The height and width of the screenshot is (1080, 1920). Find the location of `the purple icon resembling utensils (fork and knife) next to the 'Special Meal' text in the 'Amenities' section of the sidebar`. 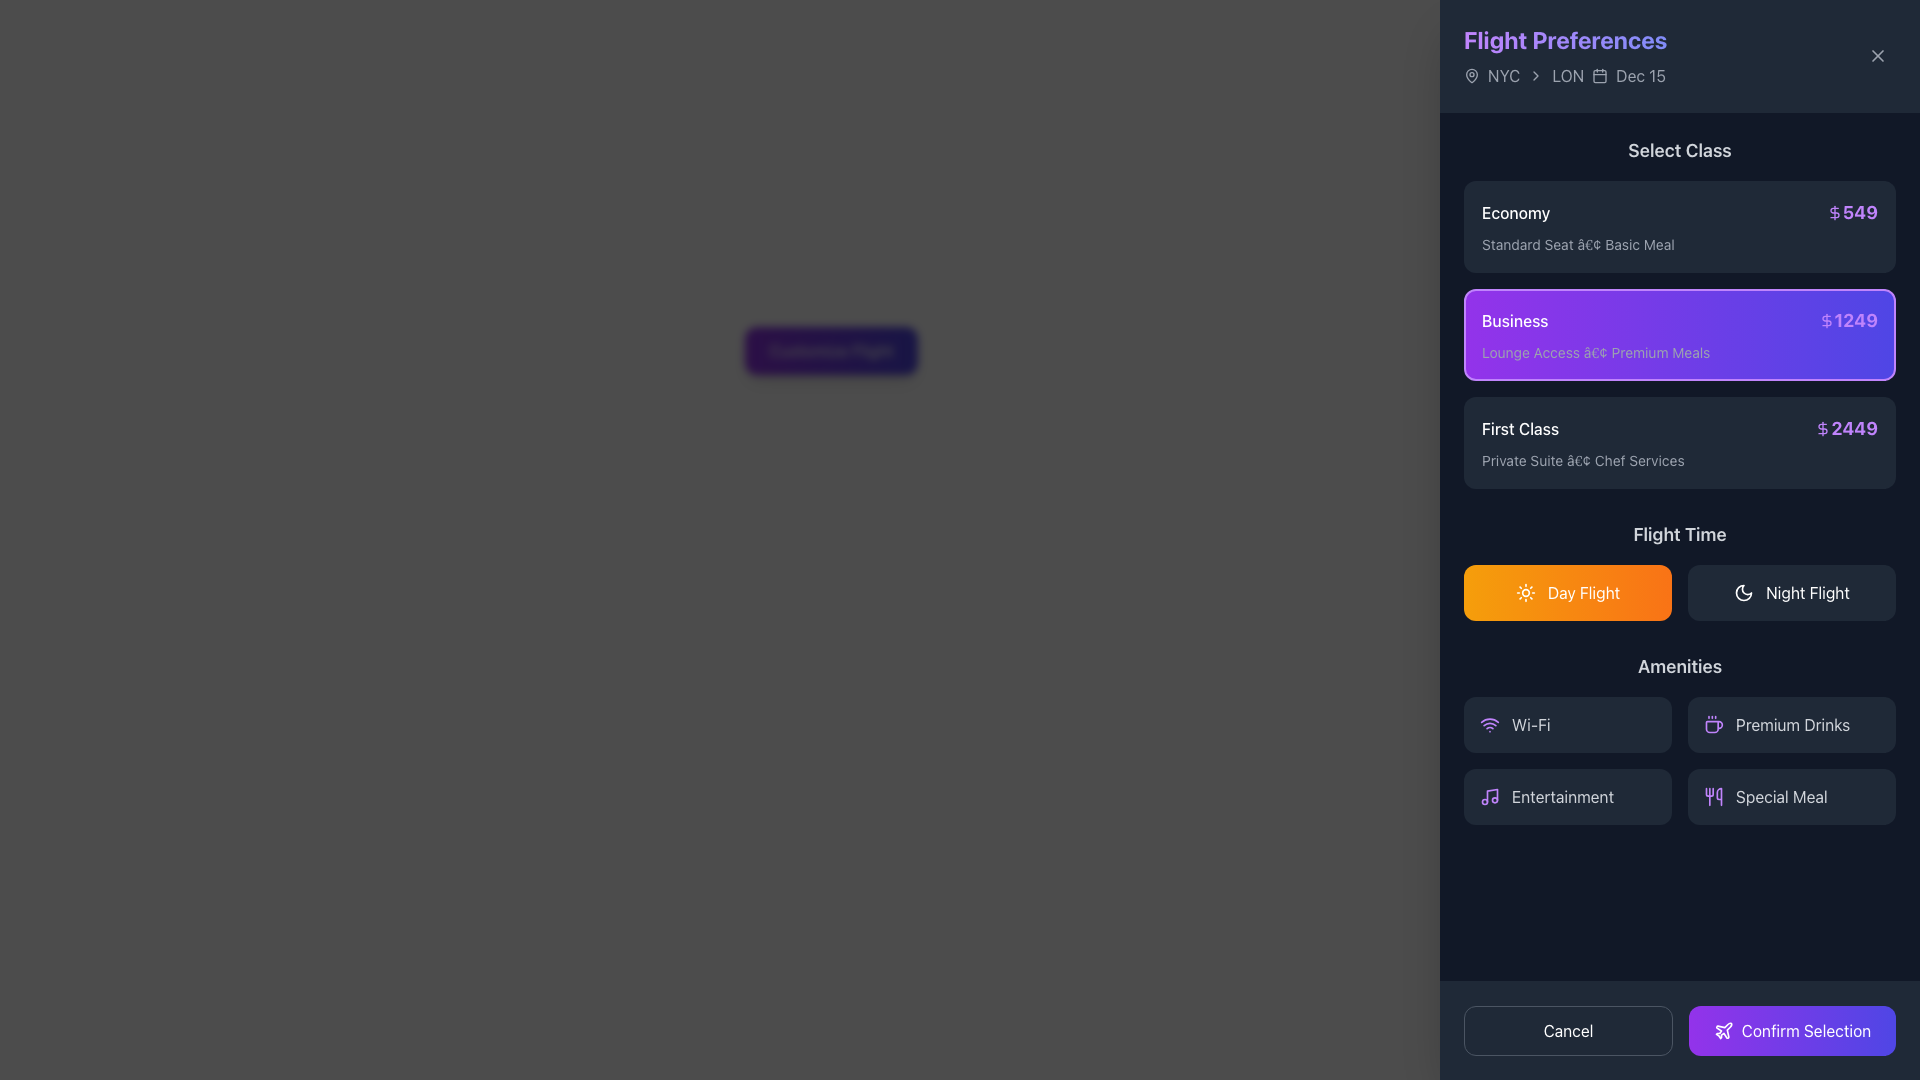

the purple icon resembling utensils (fork and knife) next to the 'Special Meal' text in the 'Amenities' section of the sidebar is located at coordinates (1712, 796).